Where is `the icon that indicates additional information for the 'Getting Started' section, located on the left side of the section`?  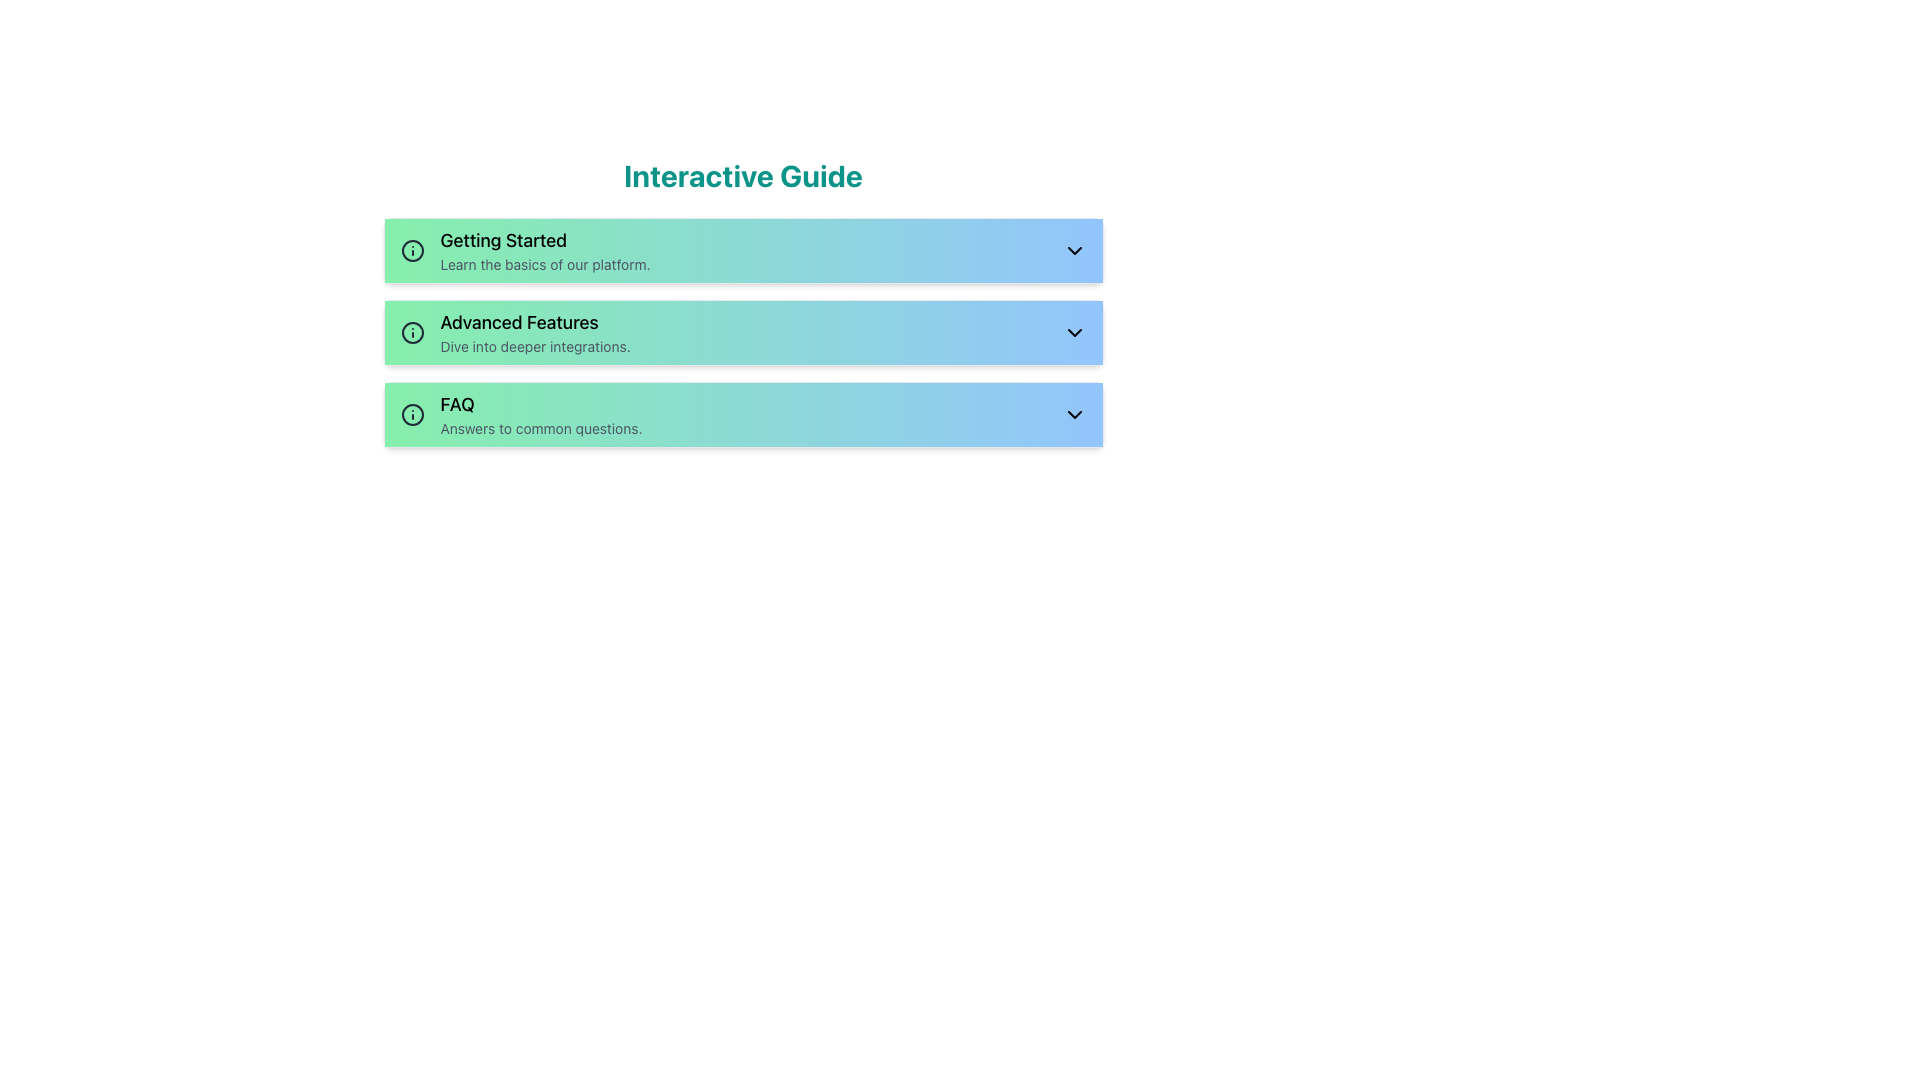
the icon that indicates additional information for the 'Getting Started' section, located on the left side of the section is located at coordinates (411, 249).